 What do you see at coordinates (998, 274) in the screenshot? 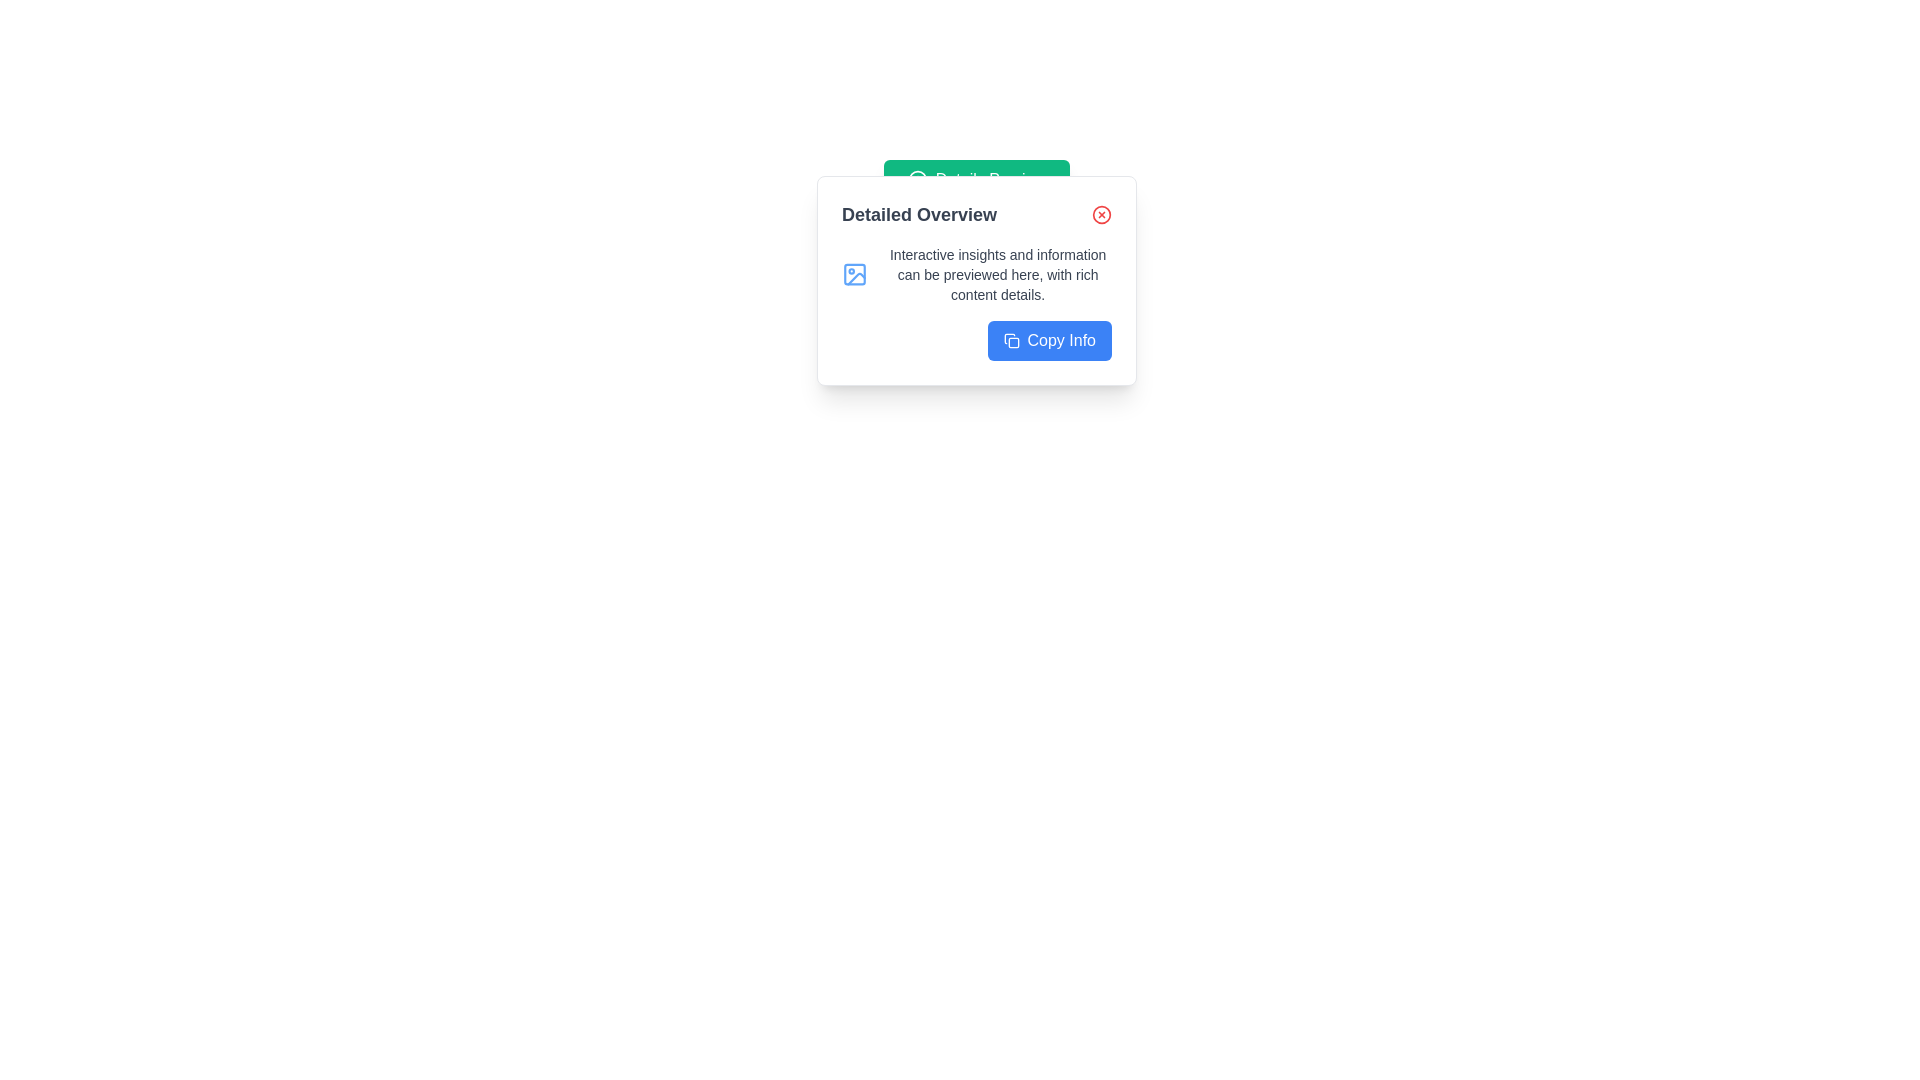
I see `the static text block containing the message 'Interactive insights and information can be previewed here, with rich content details.' located in the central part of the modal dialog box titled 'Detailed Overview'` at bounding box center [998, 274].